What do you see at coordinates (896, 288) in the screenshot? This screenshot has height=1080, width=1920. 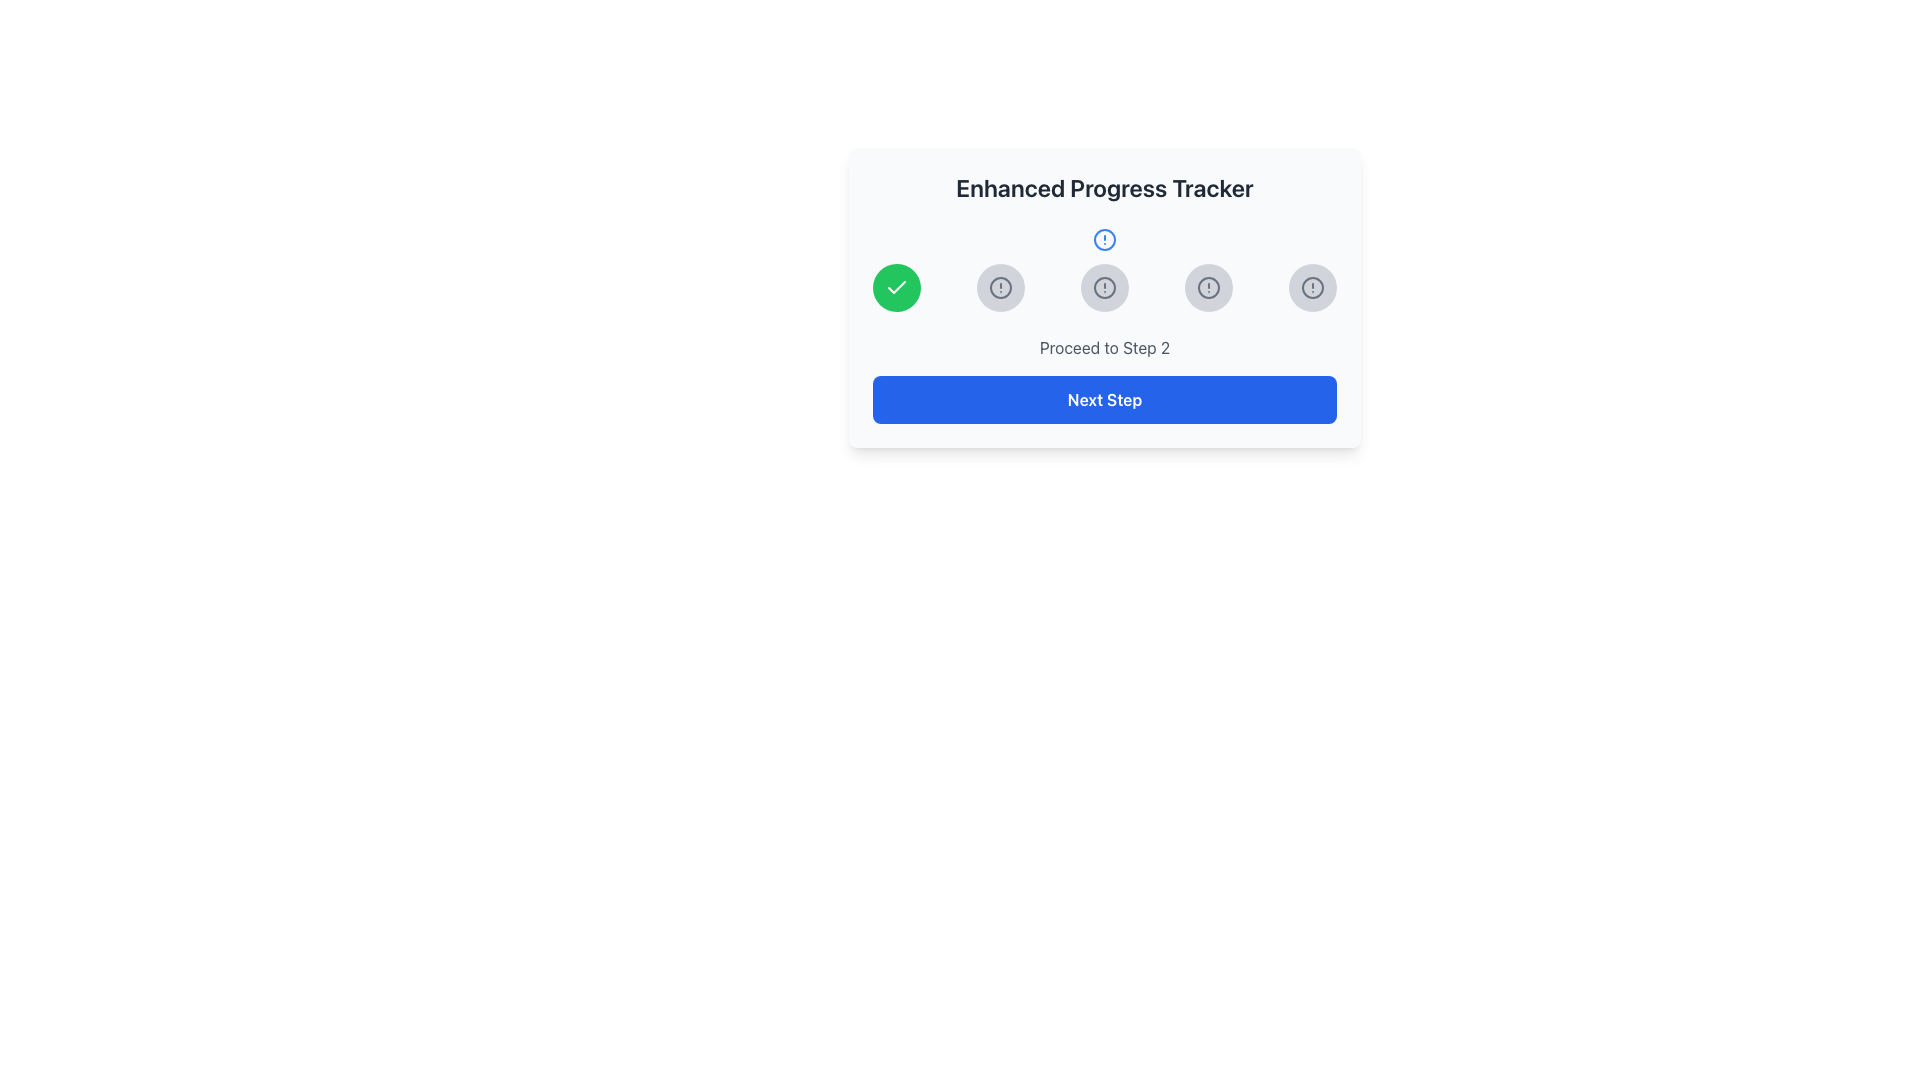 I see `the checkmark icon with a green circular background, which serves as the first step in the progress tracker interface` at bounding box center [896, 288].